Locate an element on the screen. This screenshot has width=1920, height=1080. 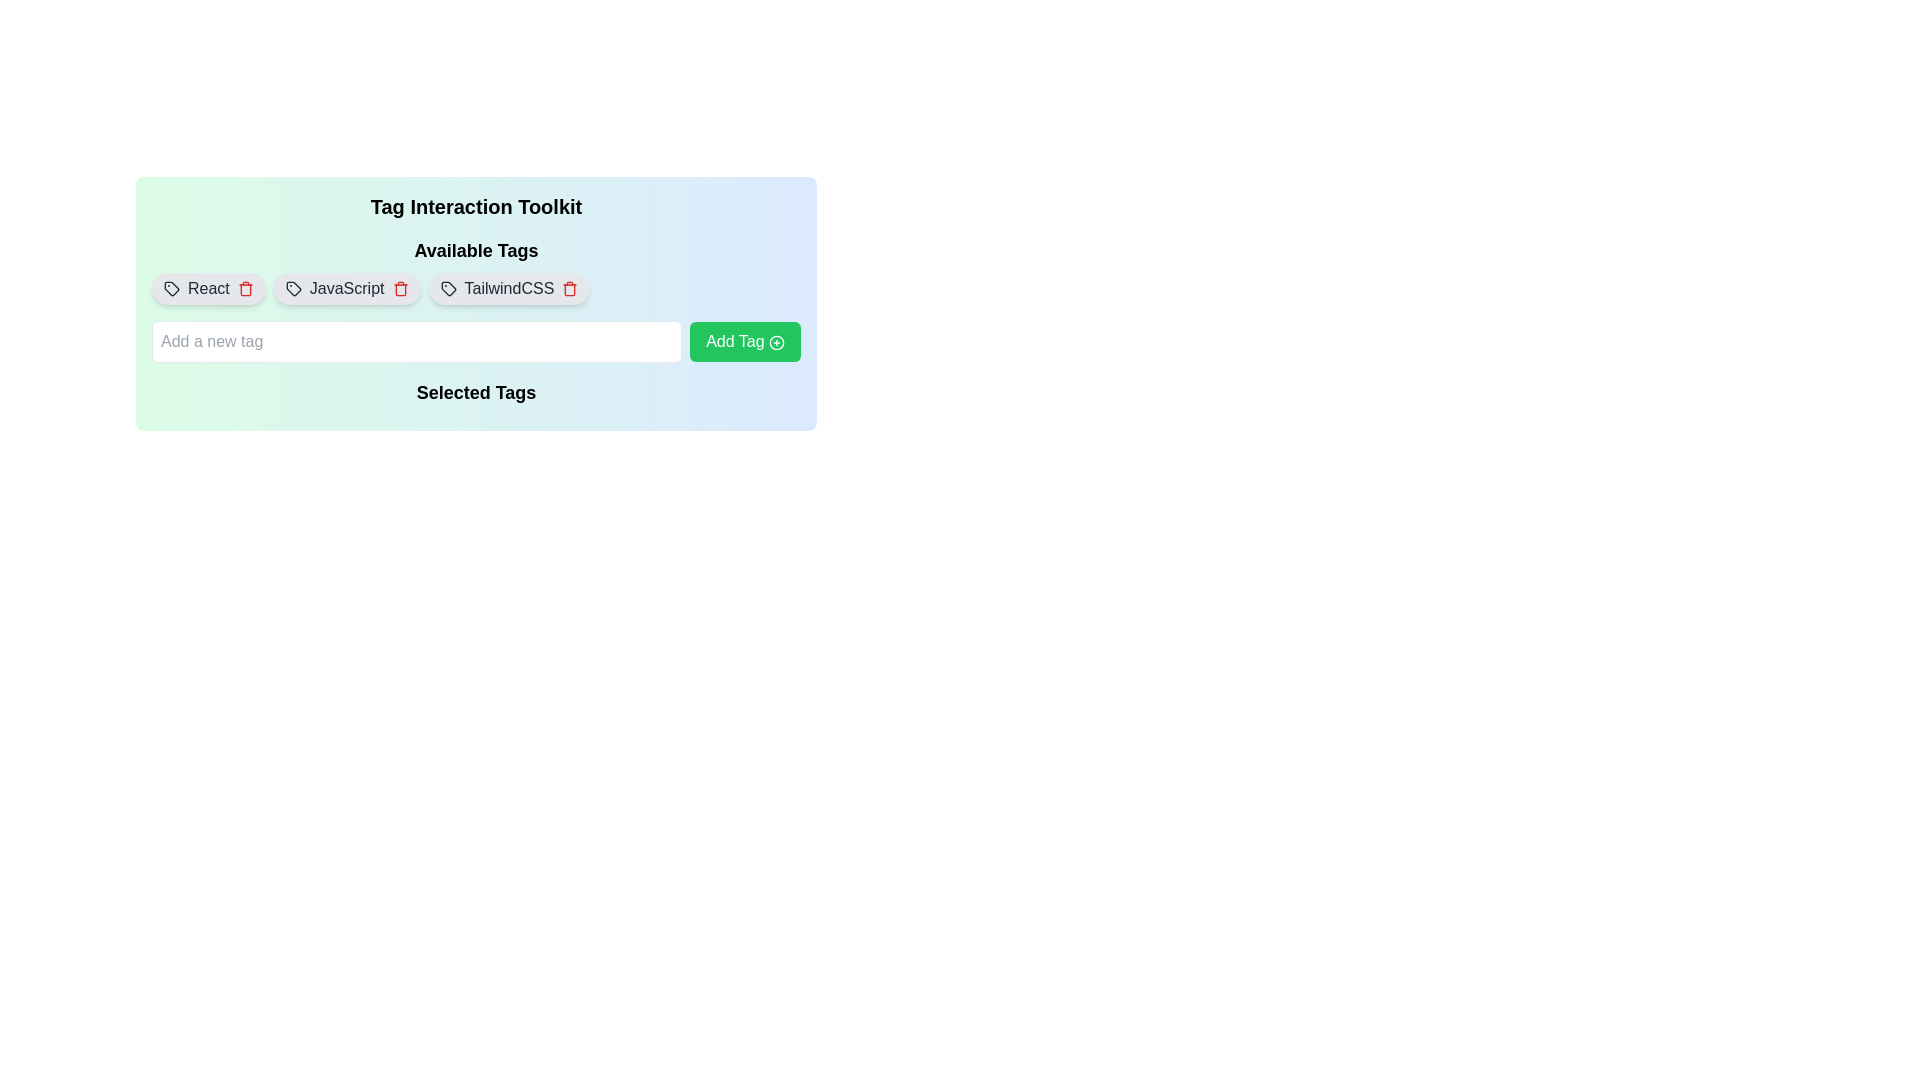
the trash can icon button located at the far right of the 'TailwindCSS' tag is located at coordinates (569, 289).